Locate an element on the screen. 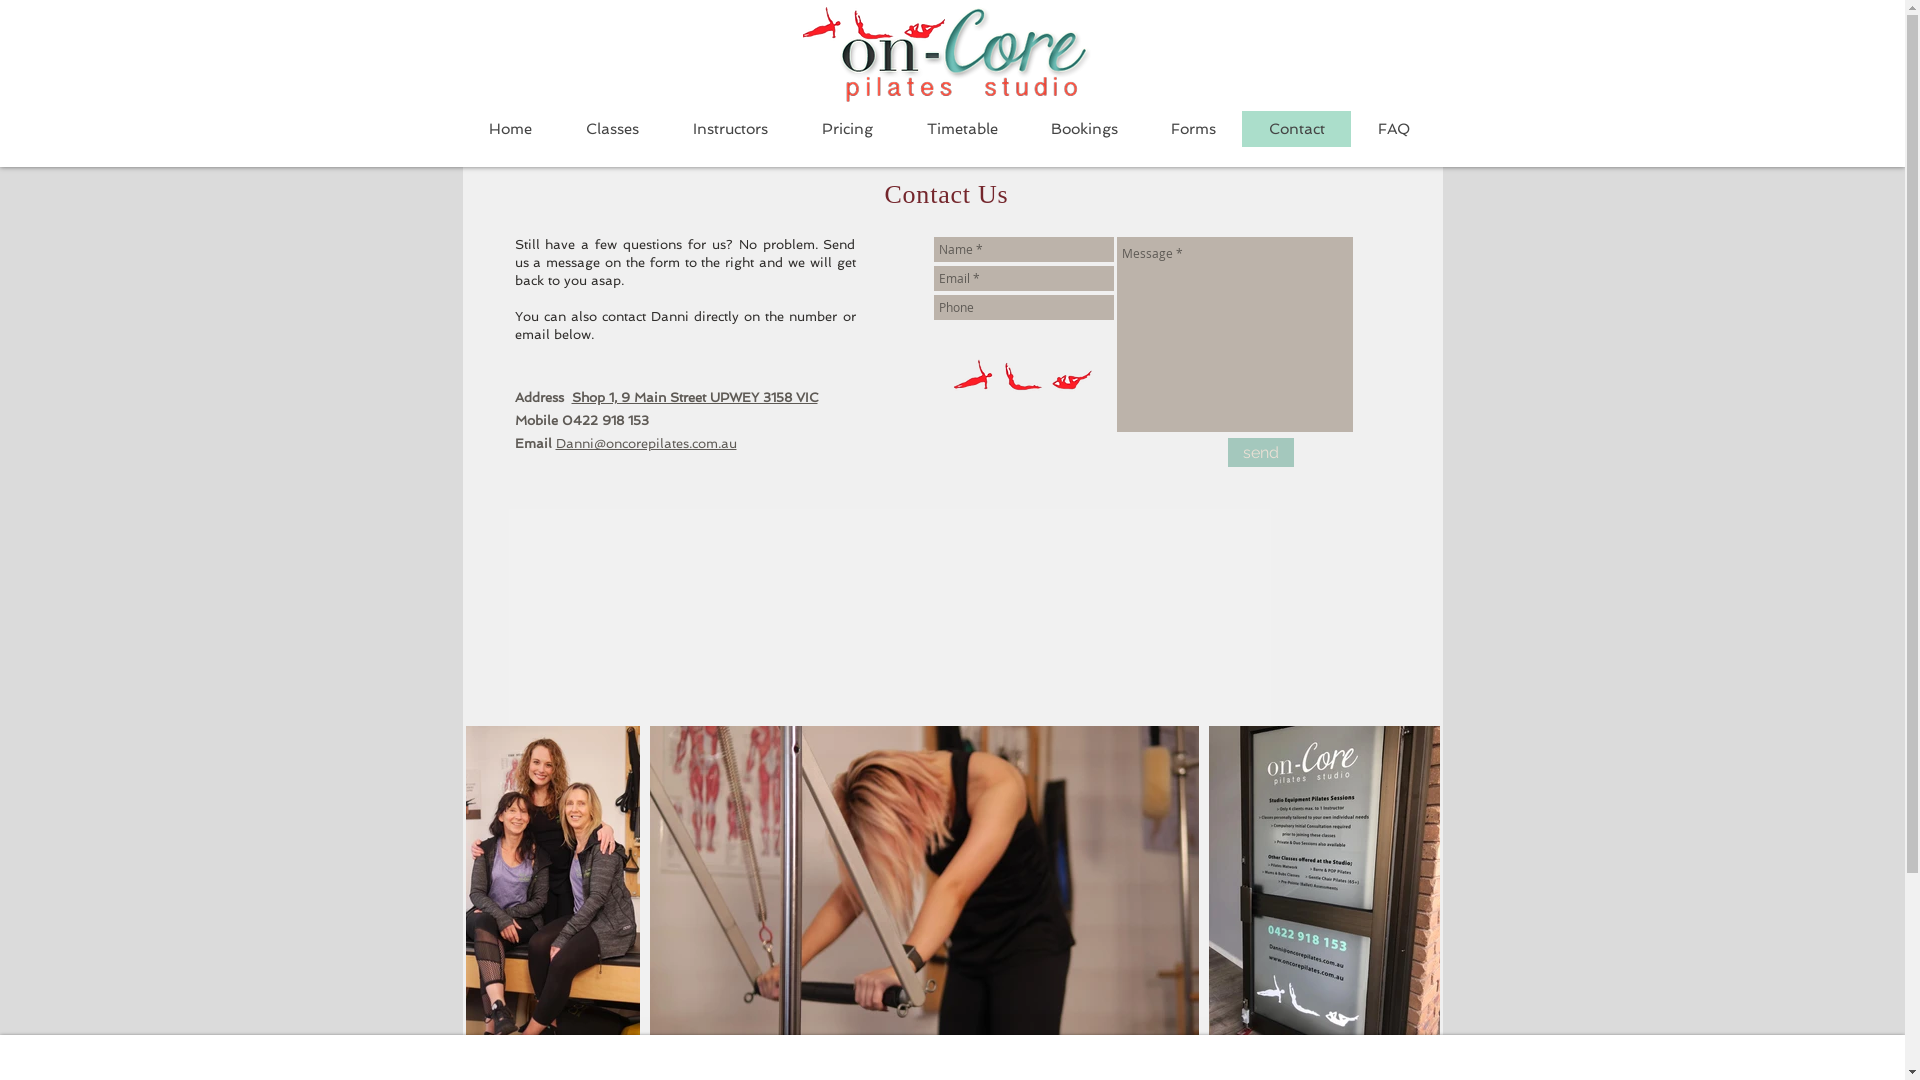 This screenshot has width=1920, height=1080. 'Danni@oncorepilates.com.au' is located at coordinates (556, 442).